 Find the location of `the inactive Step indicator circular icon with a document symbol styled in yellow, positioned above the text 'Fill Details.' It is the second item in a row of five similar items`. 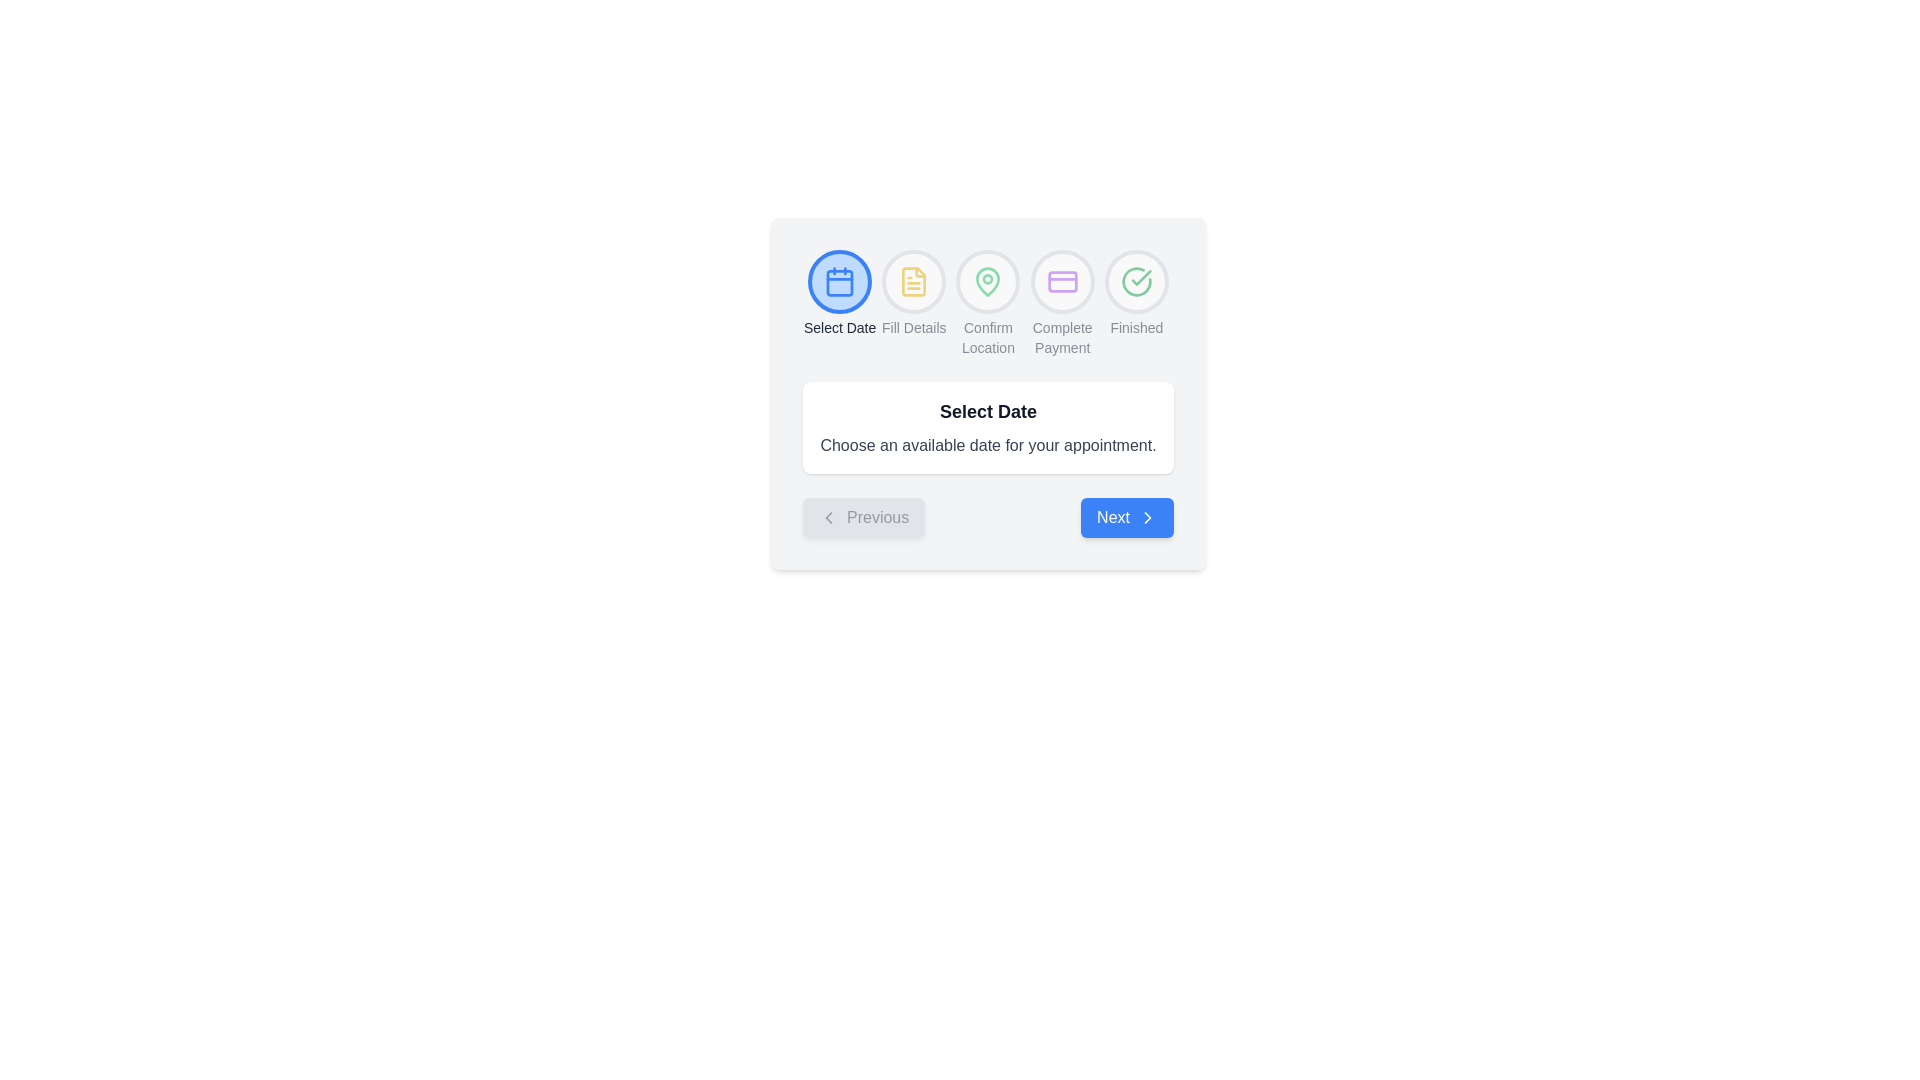

the inactive Step indicator circular icon with a document symbol styled in yellow, positioned above the text 'Fill Details.' It is the second item in a row of five similar items is located at coordinates (913, 304).